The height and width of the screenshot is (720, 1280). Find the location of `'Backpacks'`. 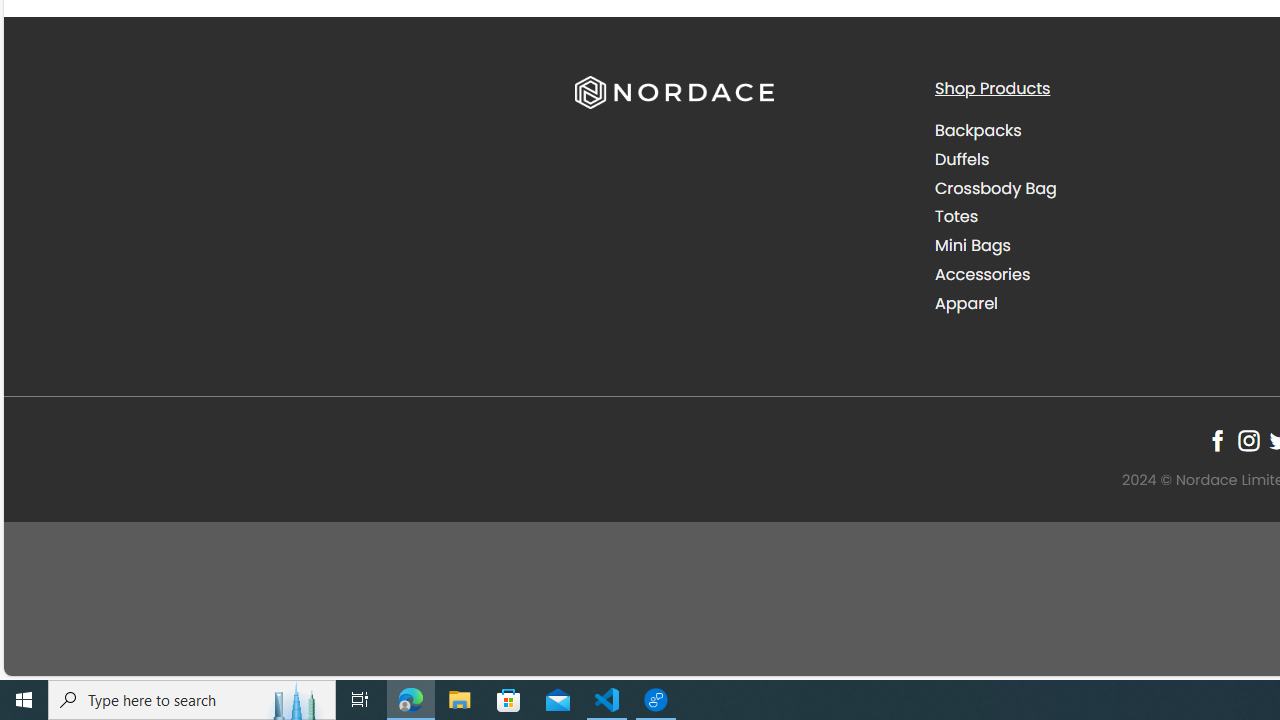

'Backpacks' is located at coordinates (1098, 131).